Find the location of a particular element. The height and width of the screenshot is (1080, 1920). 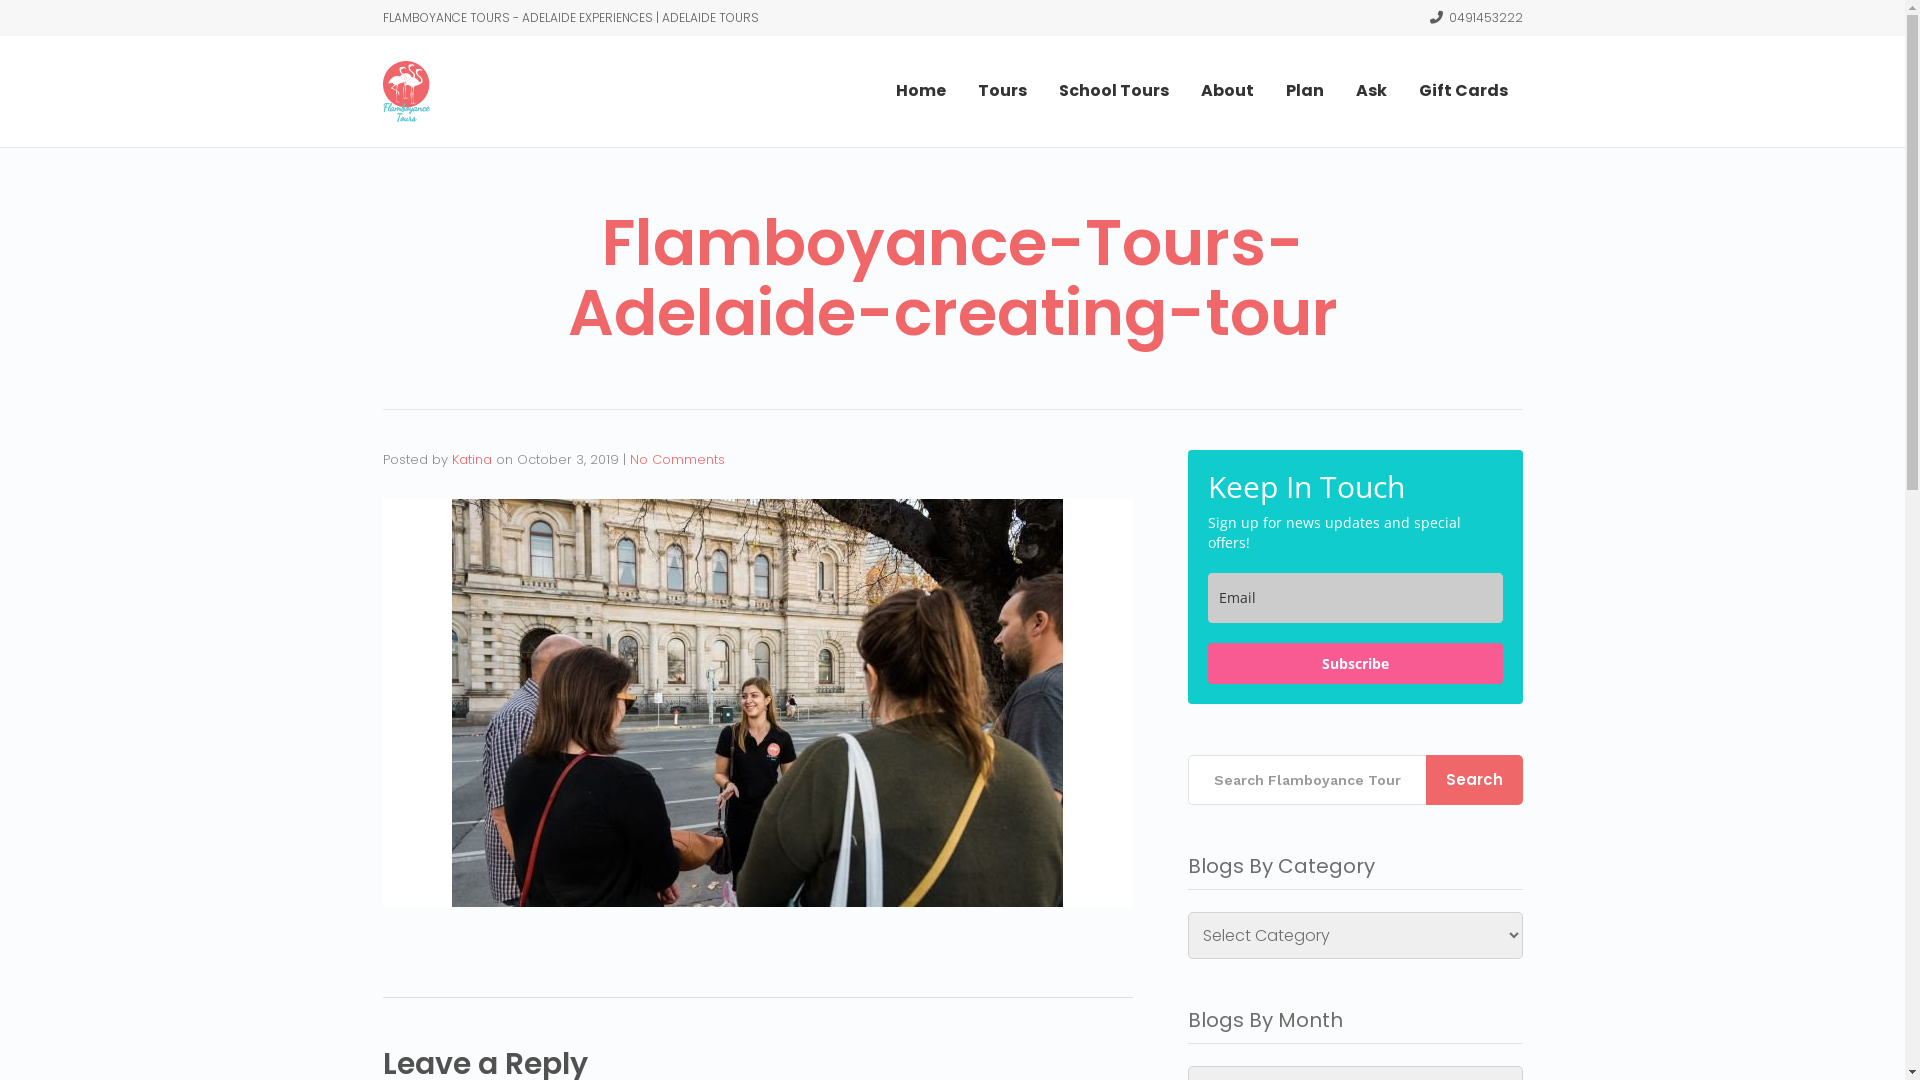

'Ask' is located at coordinates (1370, 91).